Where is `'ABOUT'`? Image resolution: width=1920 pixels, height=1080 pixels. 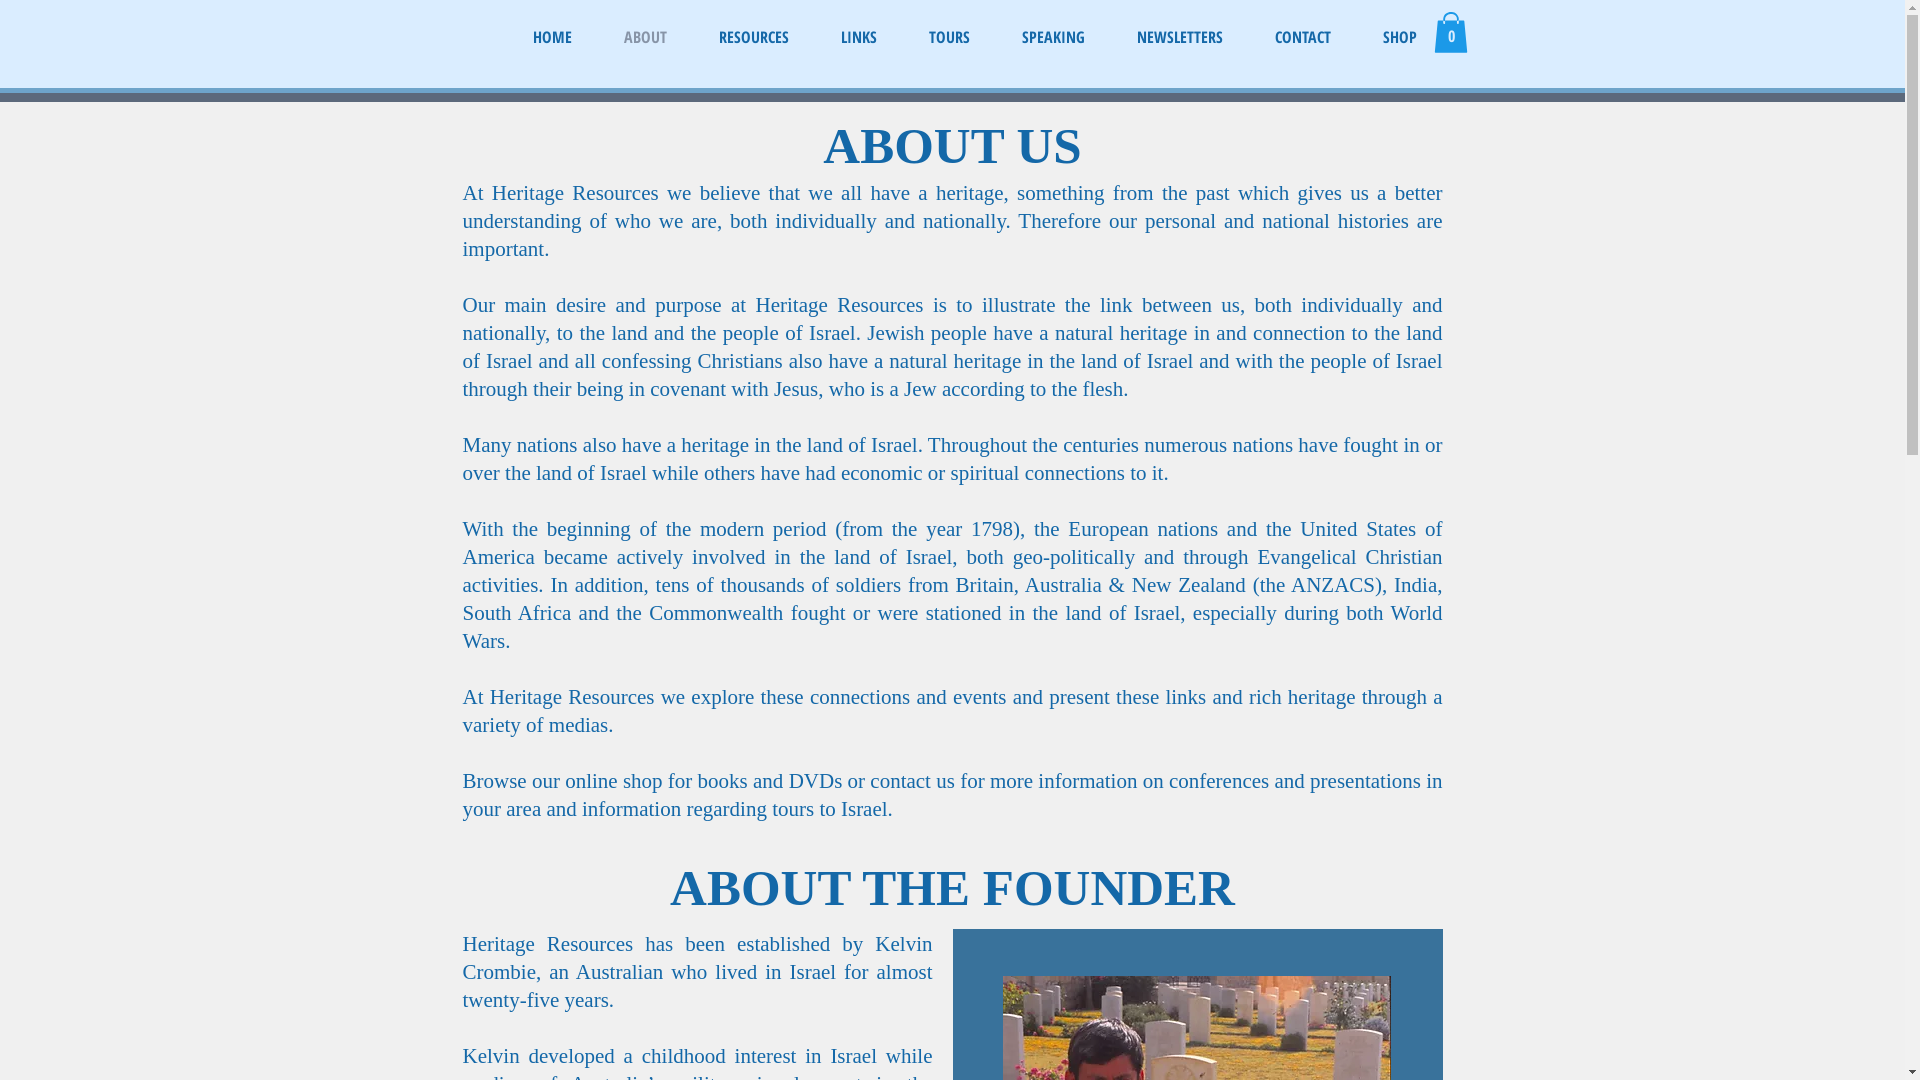
'ABOUT' is located at coordinates (645, 33).